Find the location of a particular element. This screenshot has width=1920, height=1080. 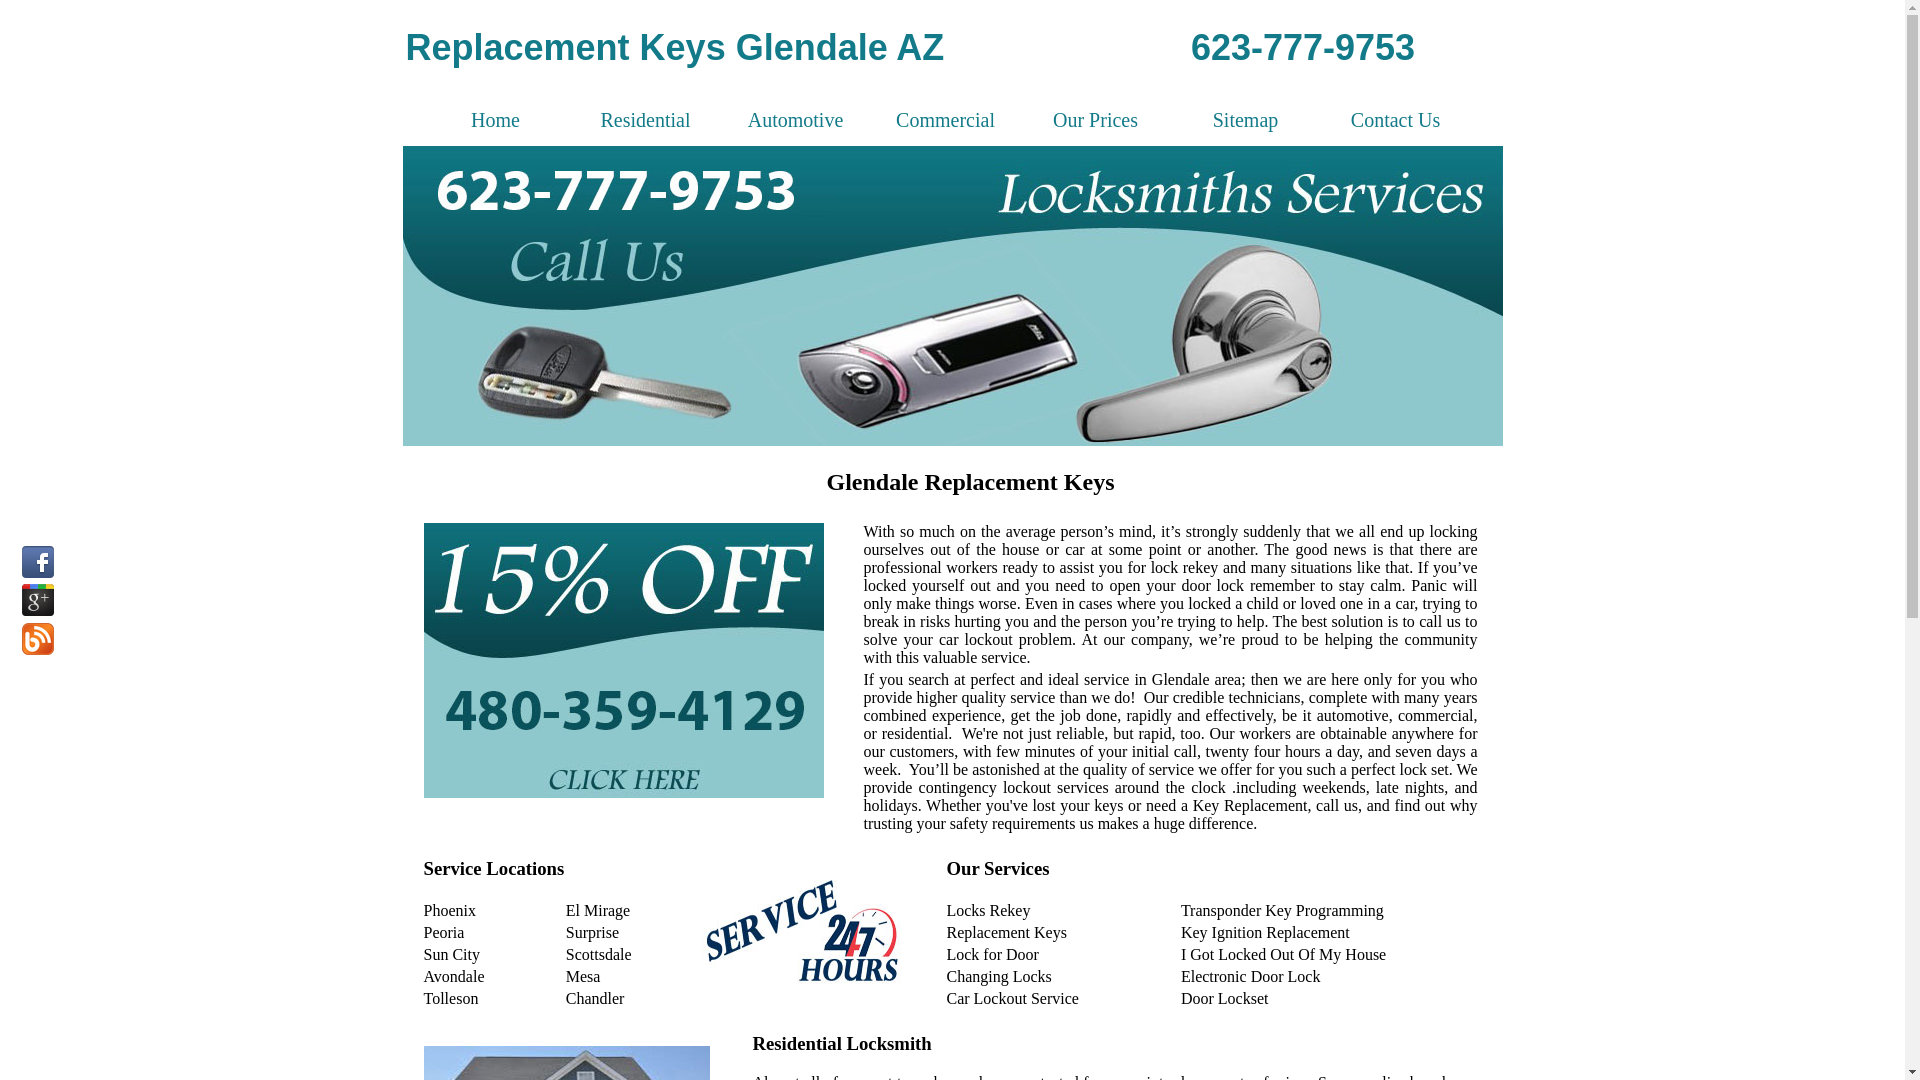

'Automotive' is located at coordinates (795, 120).